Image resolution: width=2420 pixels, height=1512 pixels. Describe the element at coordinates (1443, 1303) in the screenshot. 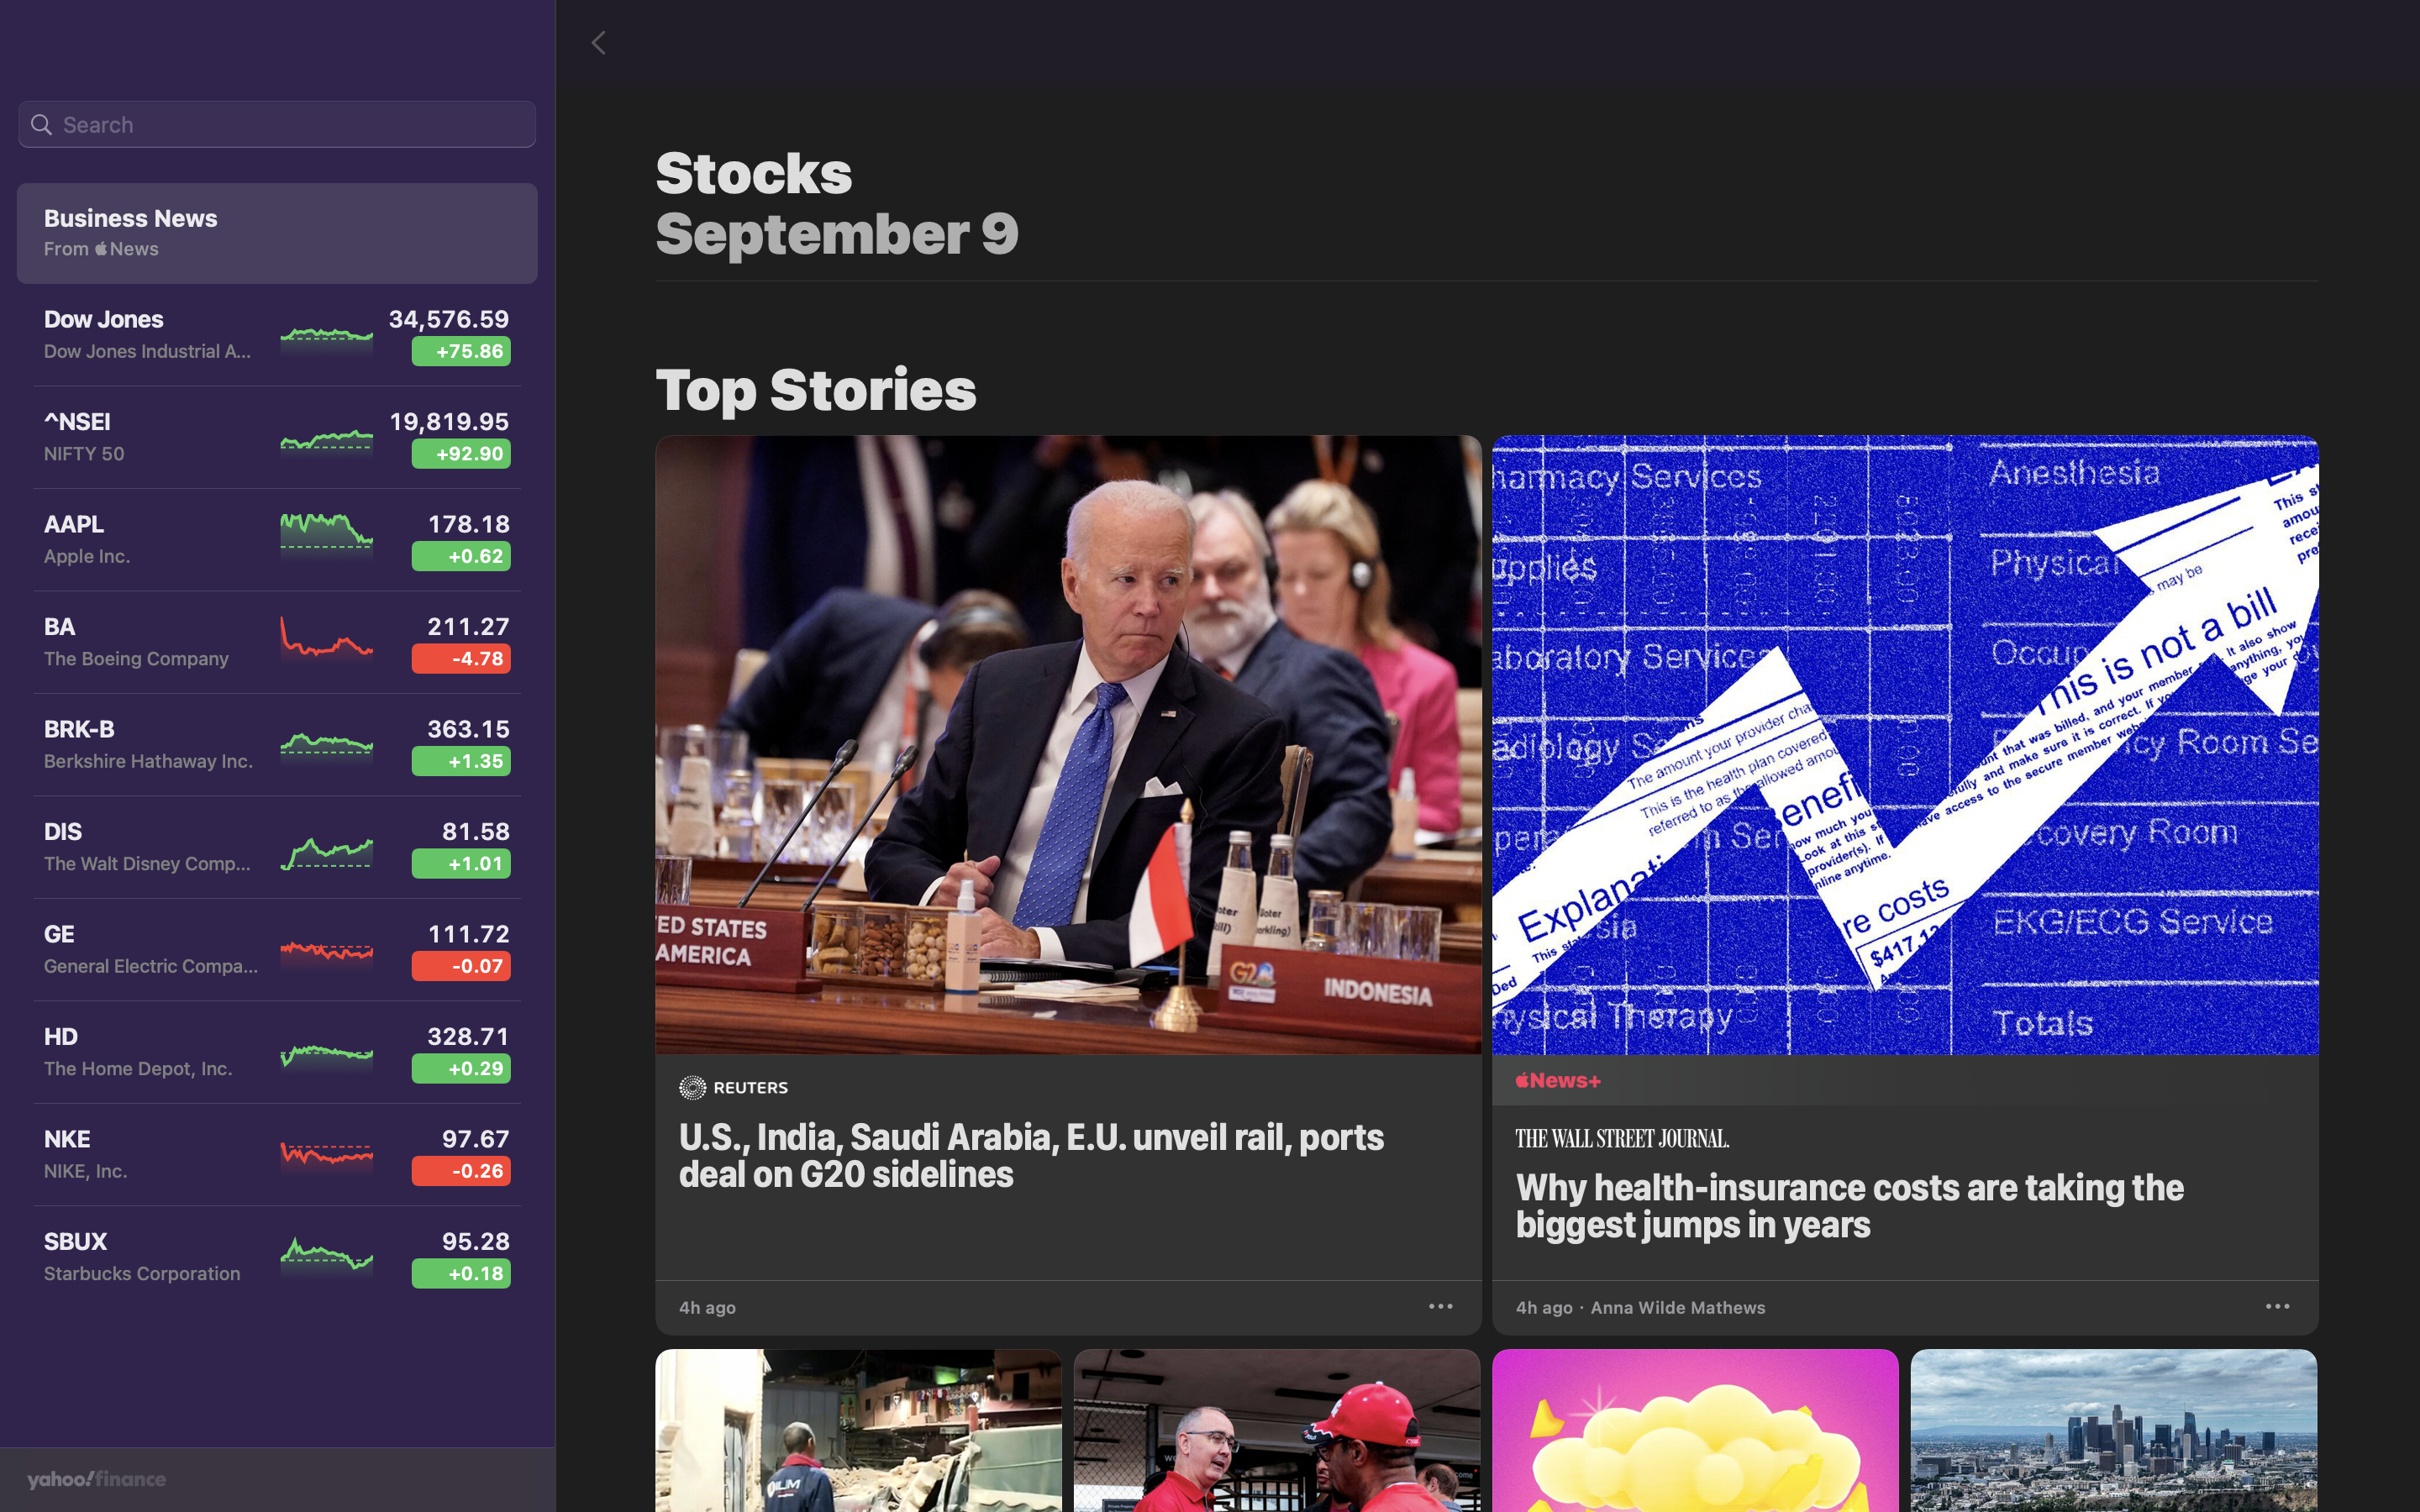

I see `Save the G20 news` at that location.